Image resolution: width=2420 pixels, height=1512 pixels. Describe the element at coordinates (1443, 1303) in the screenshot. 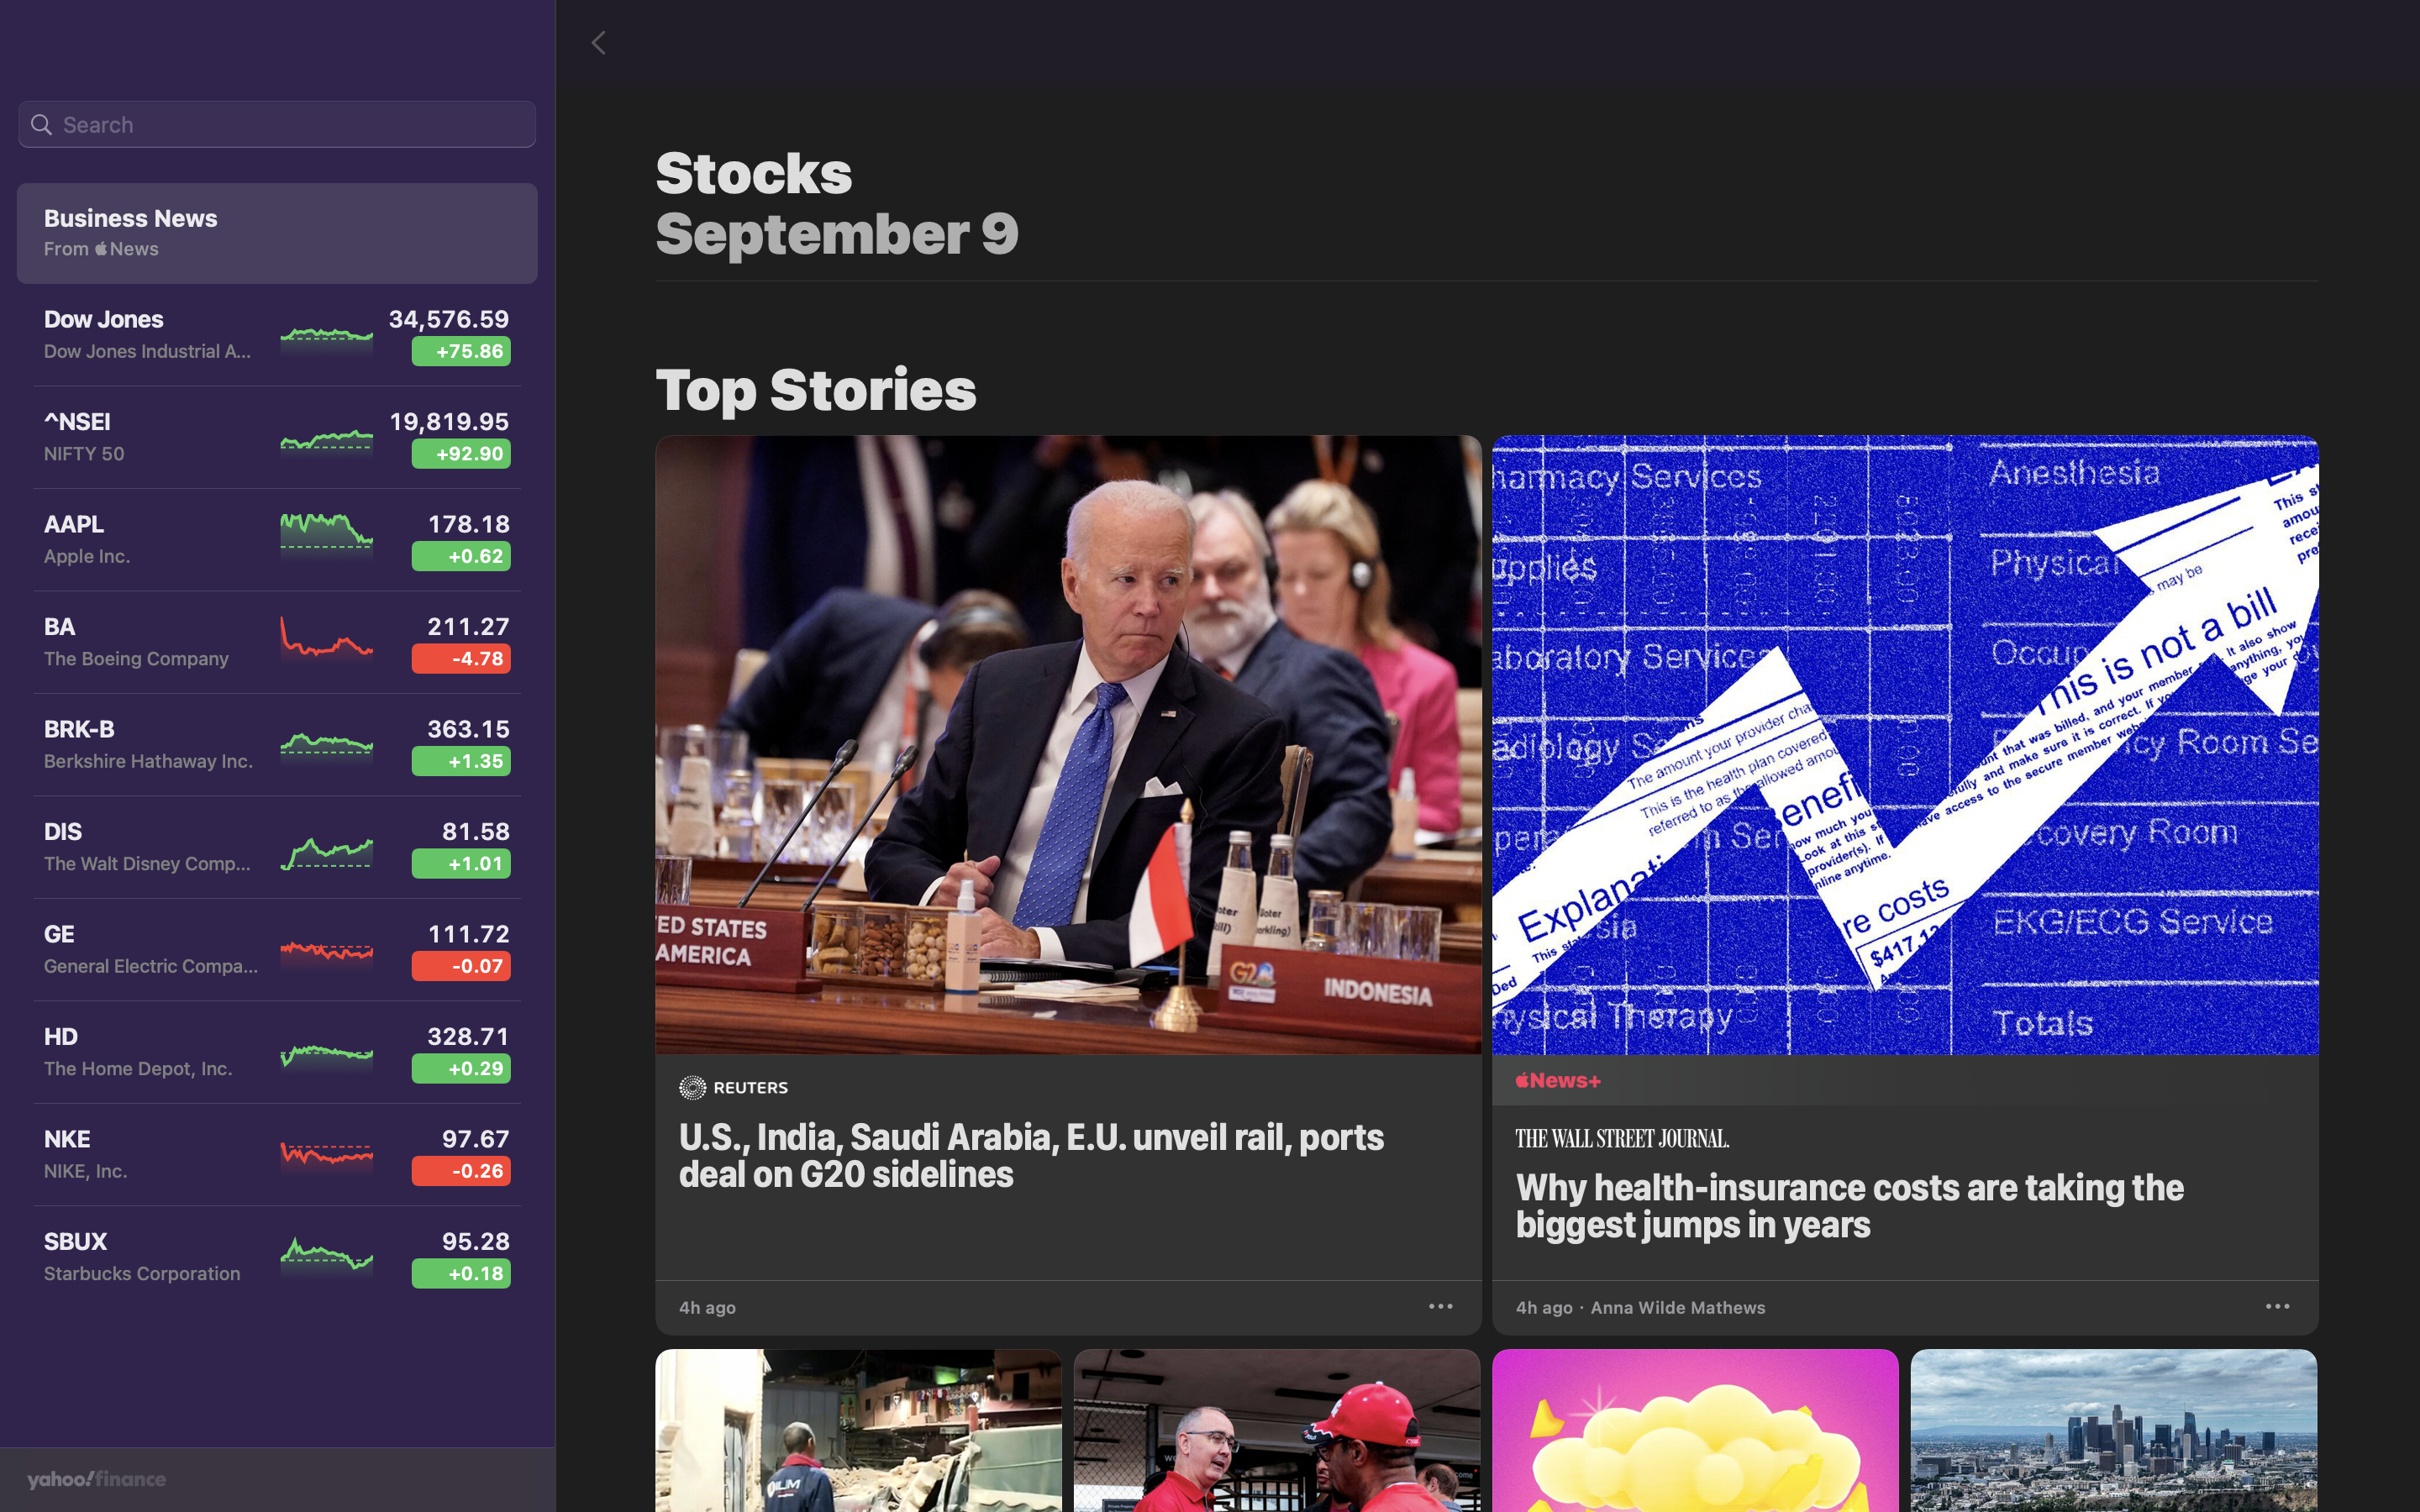

I see `Save the G20 news` at that location.